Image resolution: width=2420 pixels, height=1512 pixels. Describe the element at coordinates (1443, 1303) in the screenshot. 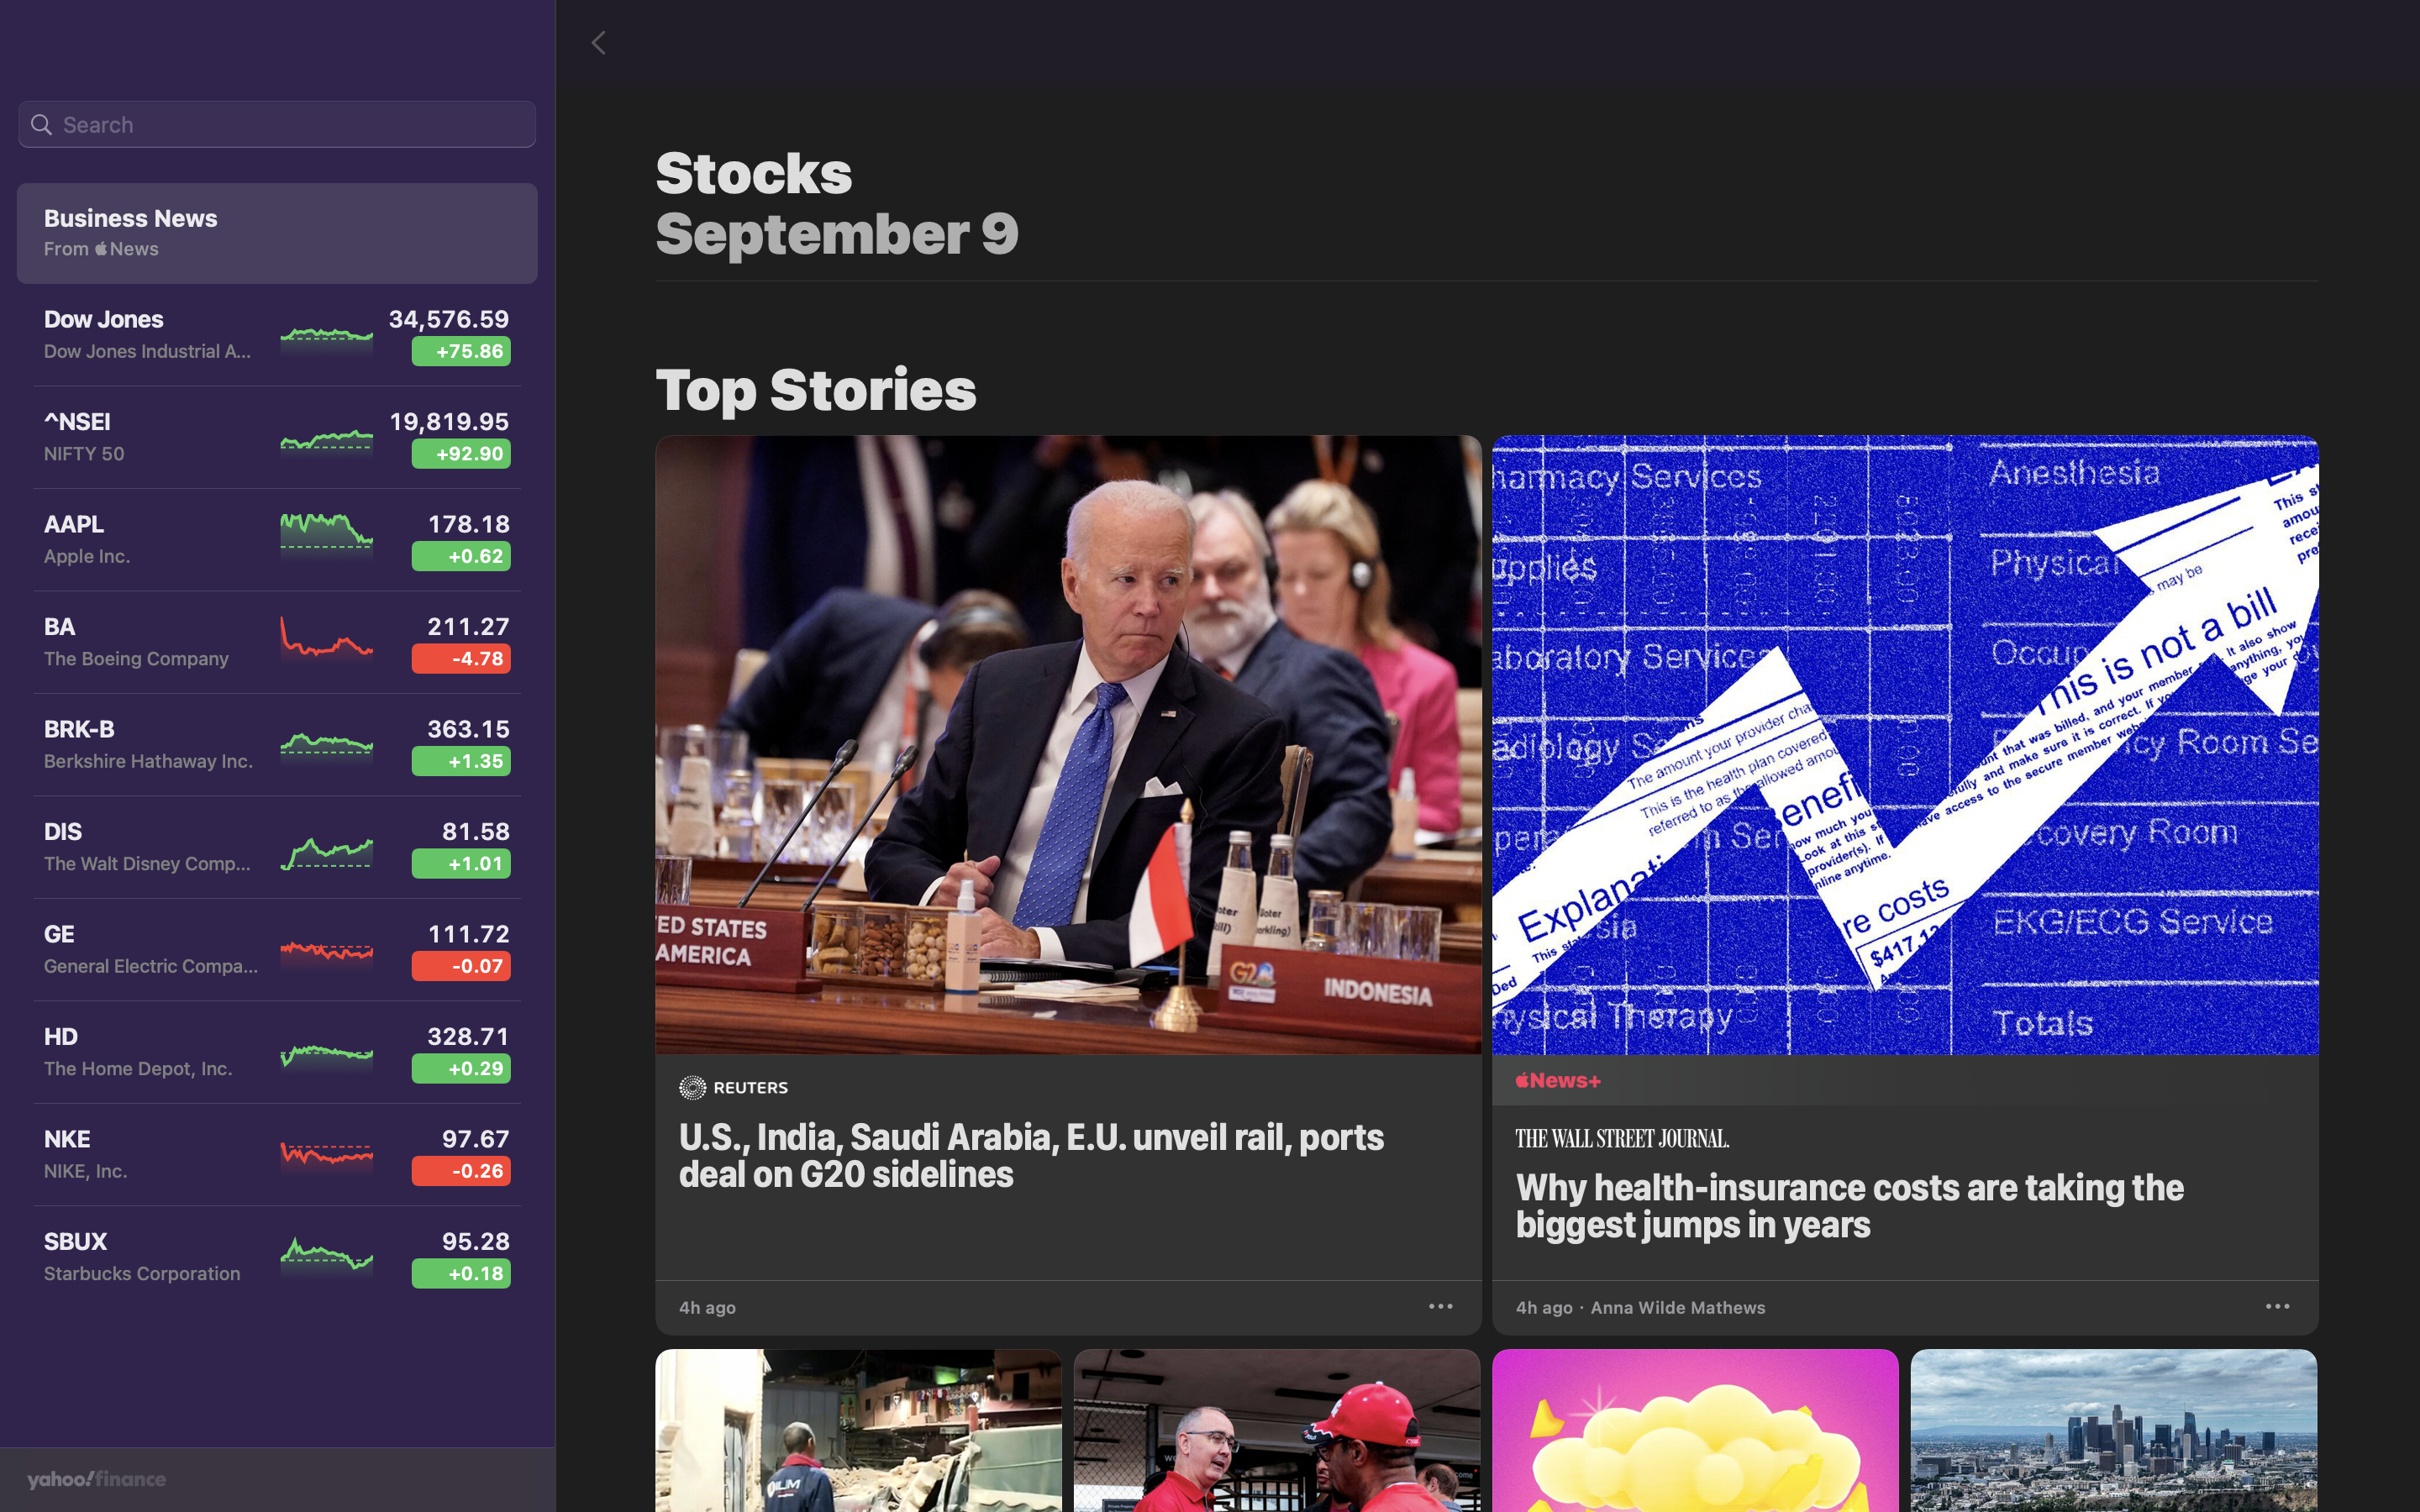

I see `Save the G20 news` at that location.